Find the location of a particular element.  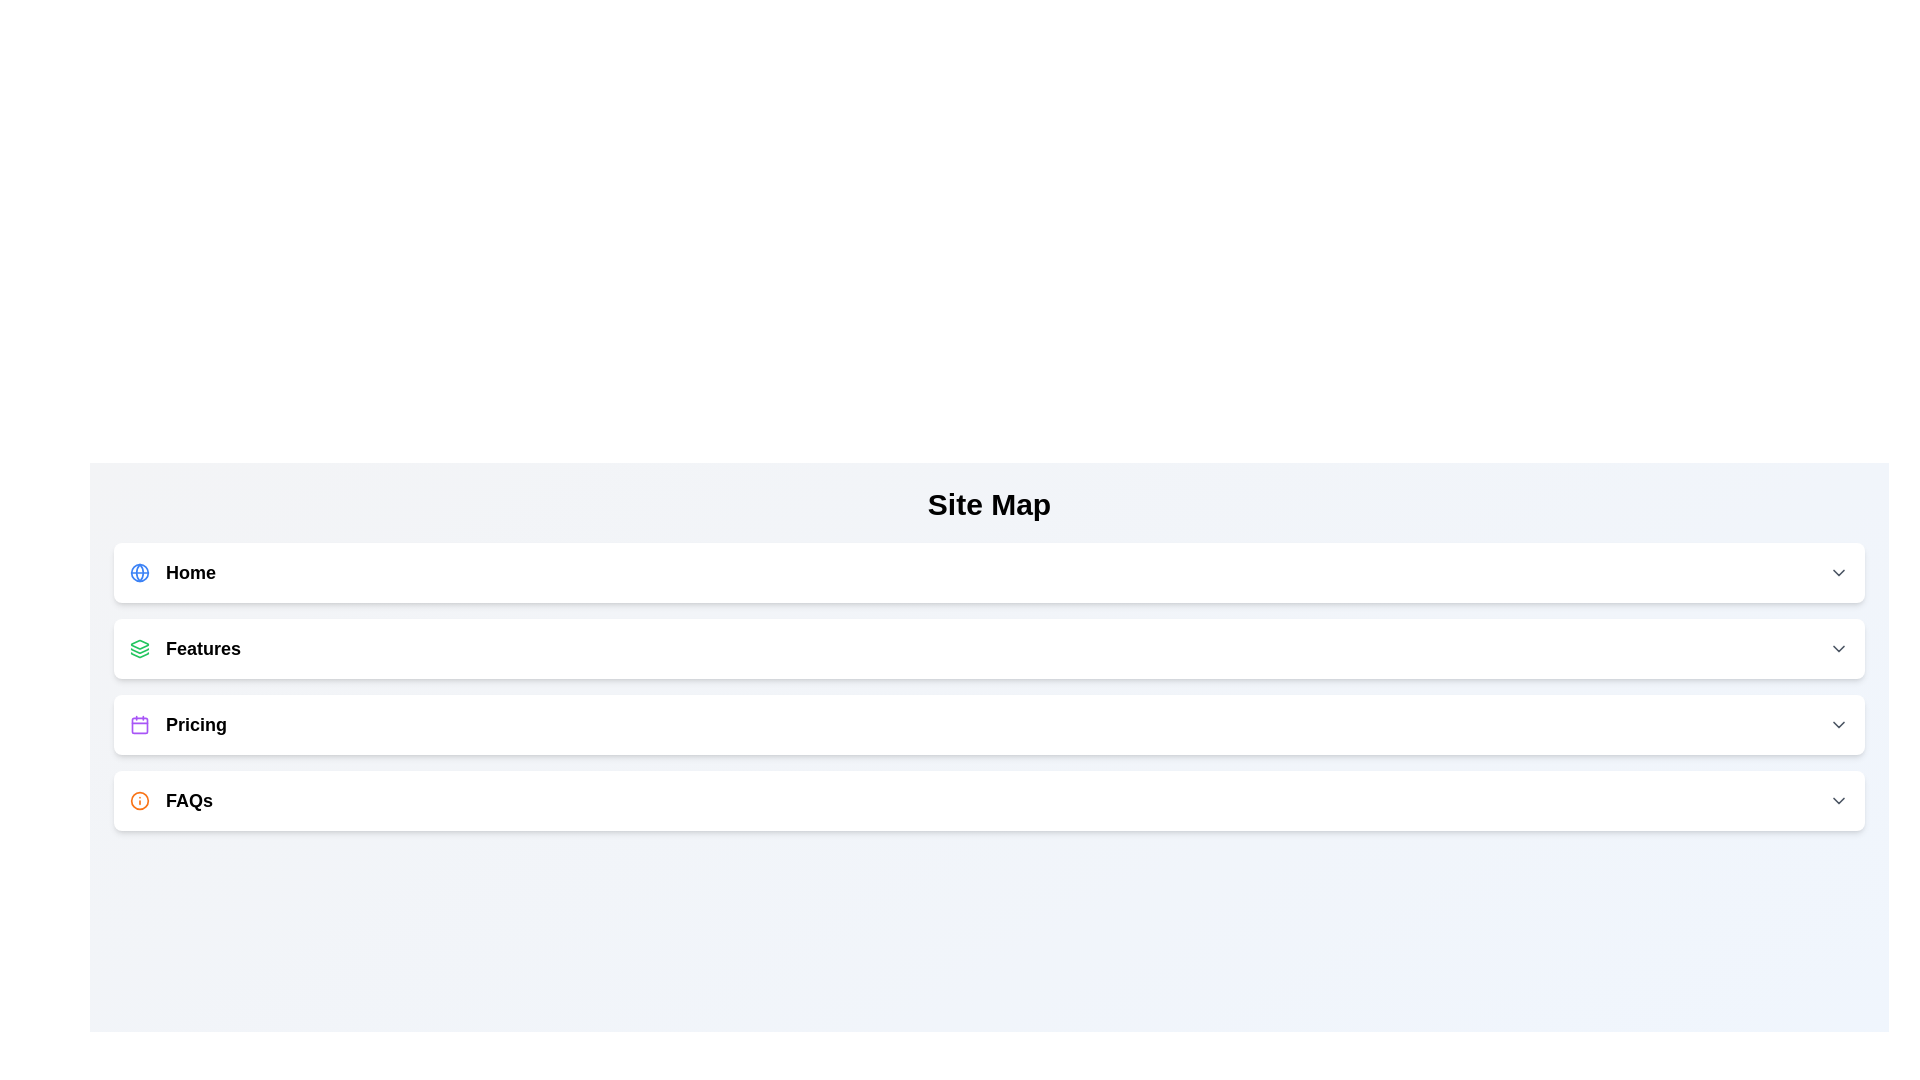

the 'Home' label with a globe icon is located at coordinates (172, 573).